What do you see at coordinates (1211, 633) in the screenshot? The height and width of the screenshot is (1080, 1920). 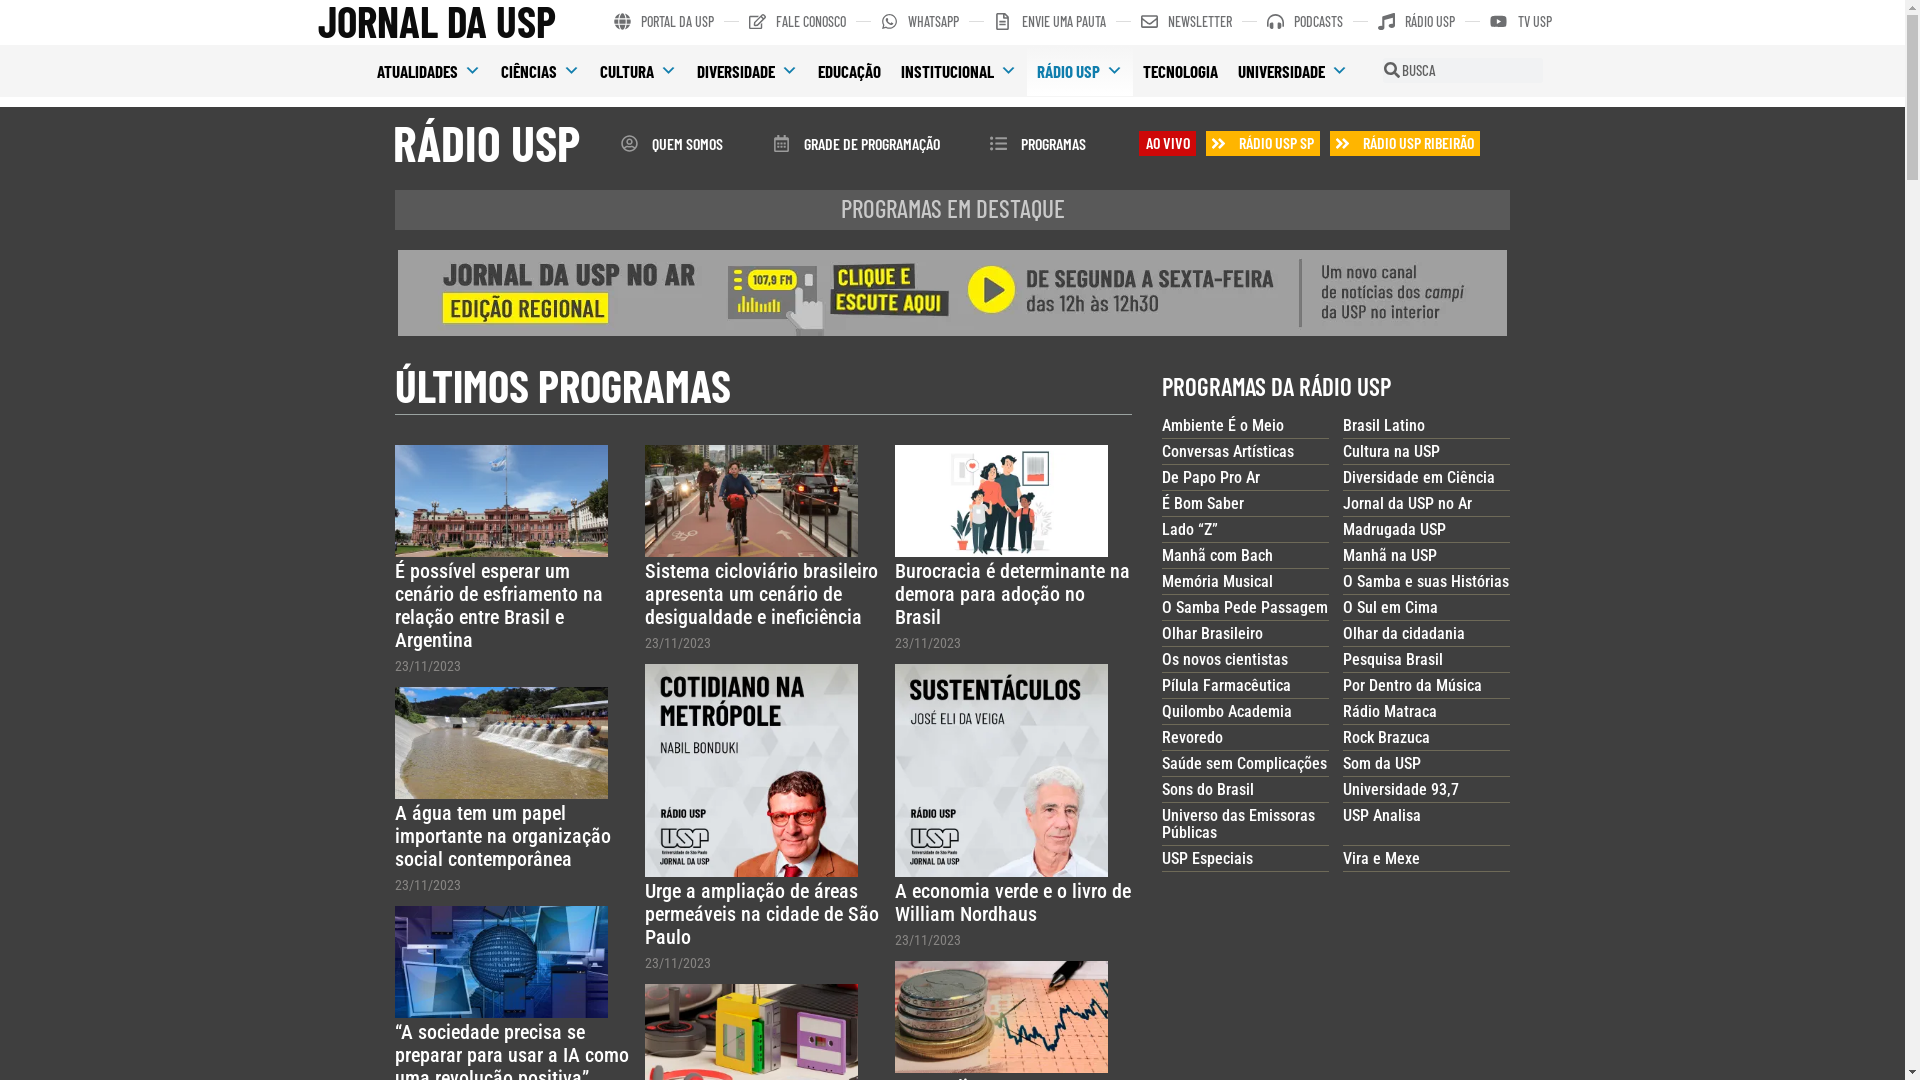 I see `'Olhar Brasileiro'` at bounding box center [1211, 633].